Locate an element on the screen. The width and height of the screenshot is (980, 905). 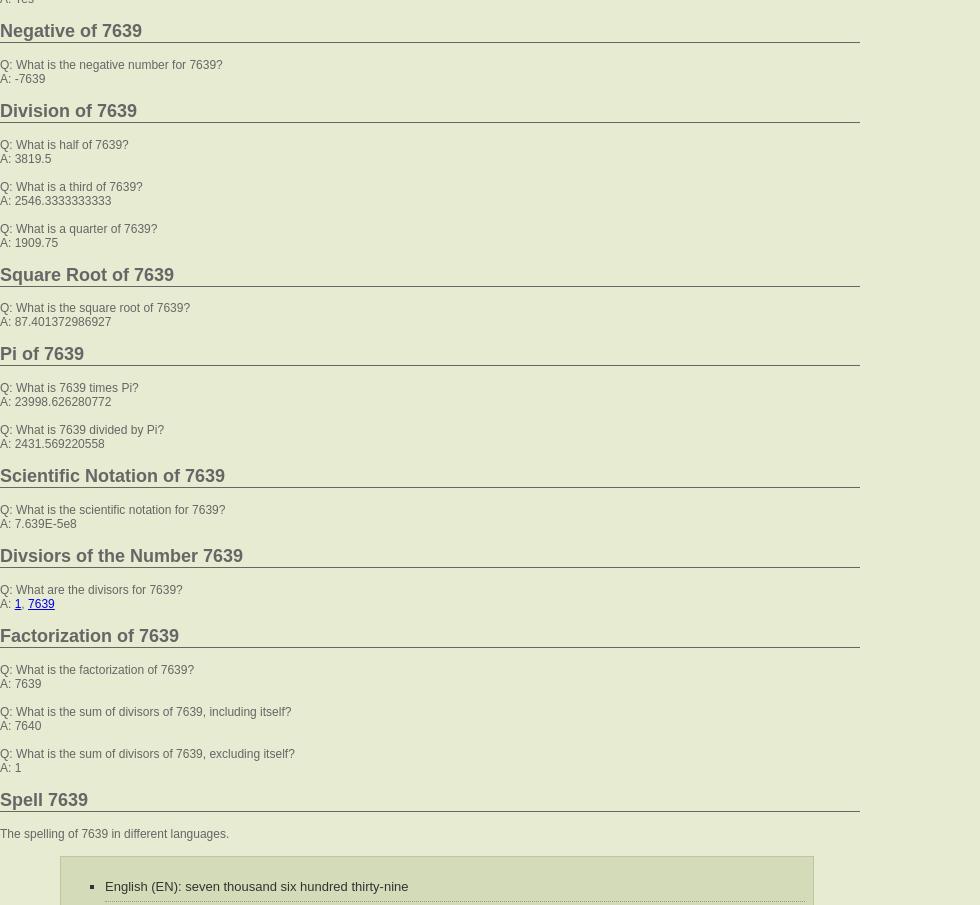
'Q: What is the square root of 7639?' is located at coordinates (0, 306).